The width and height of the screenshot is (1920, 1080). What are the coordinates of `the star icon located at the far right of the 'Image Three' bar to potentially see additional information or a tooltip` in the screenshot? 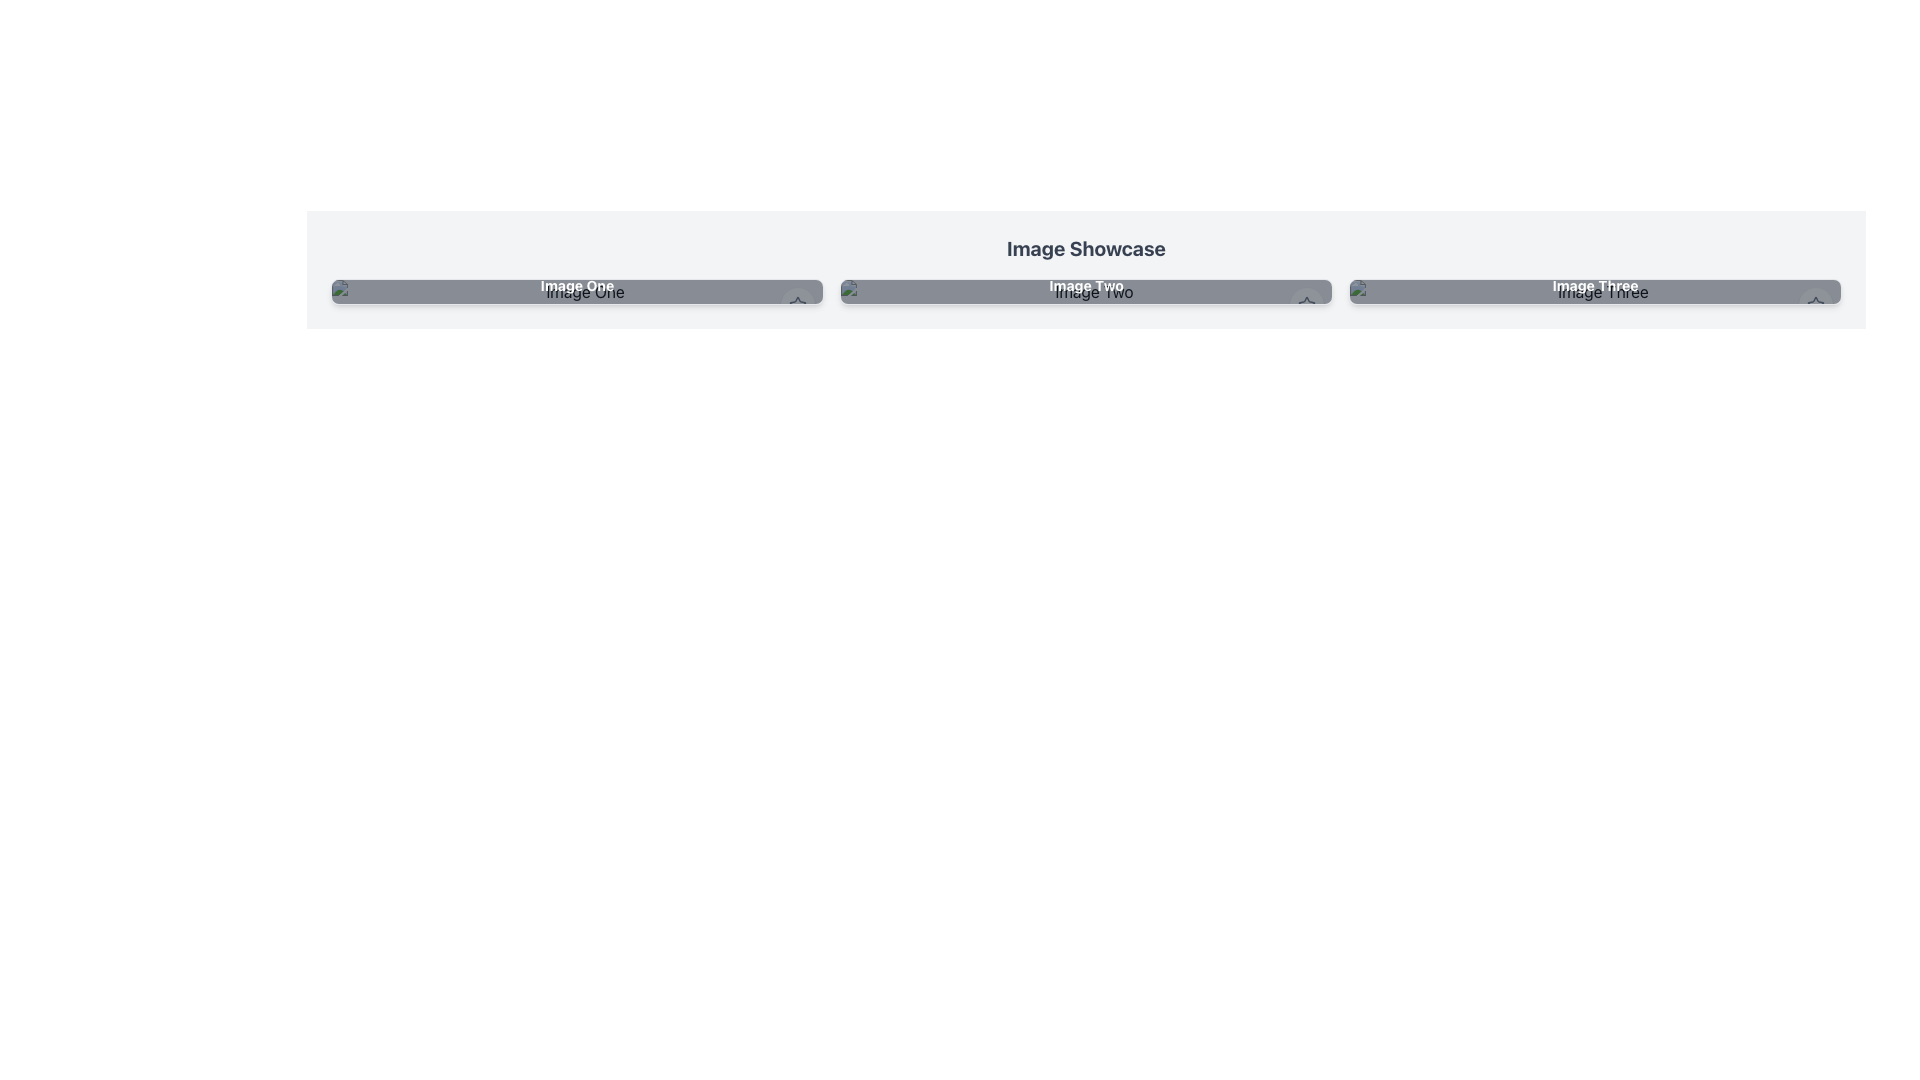 It's located at (1815, 304).